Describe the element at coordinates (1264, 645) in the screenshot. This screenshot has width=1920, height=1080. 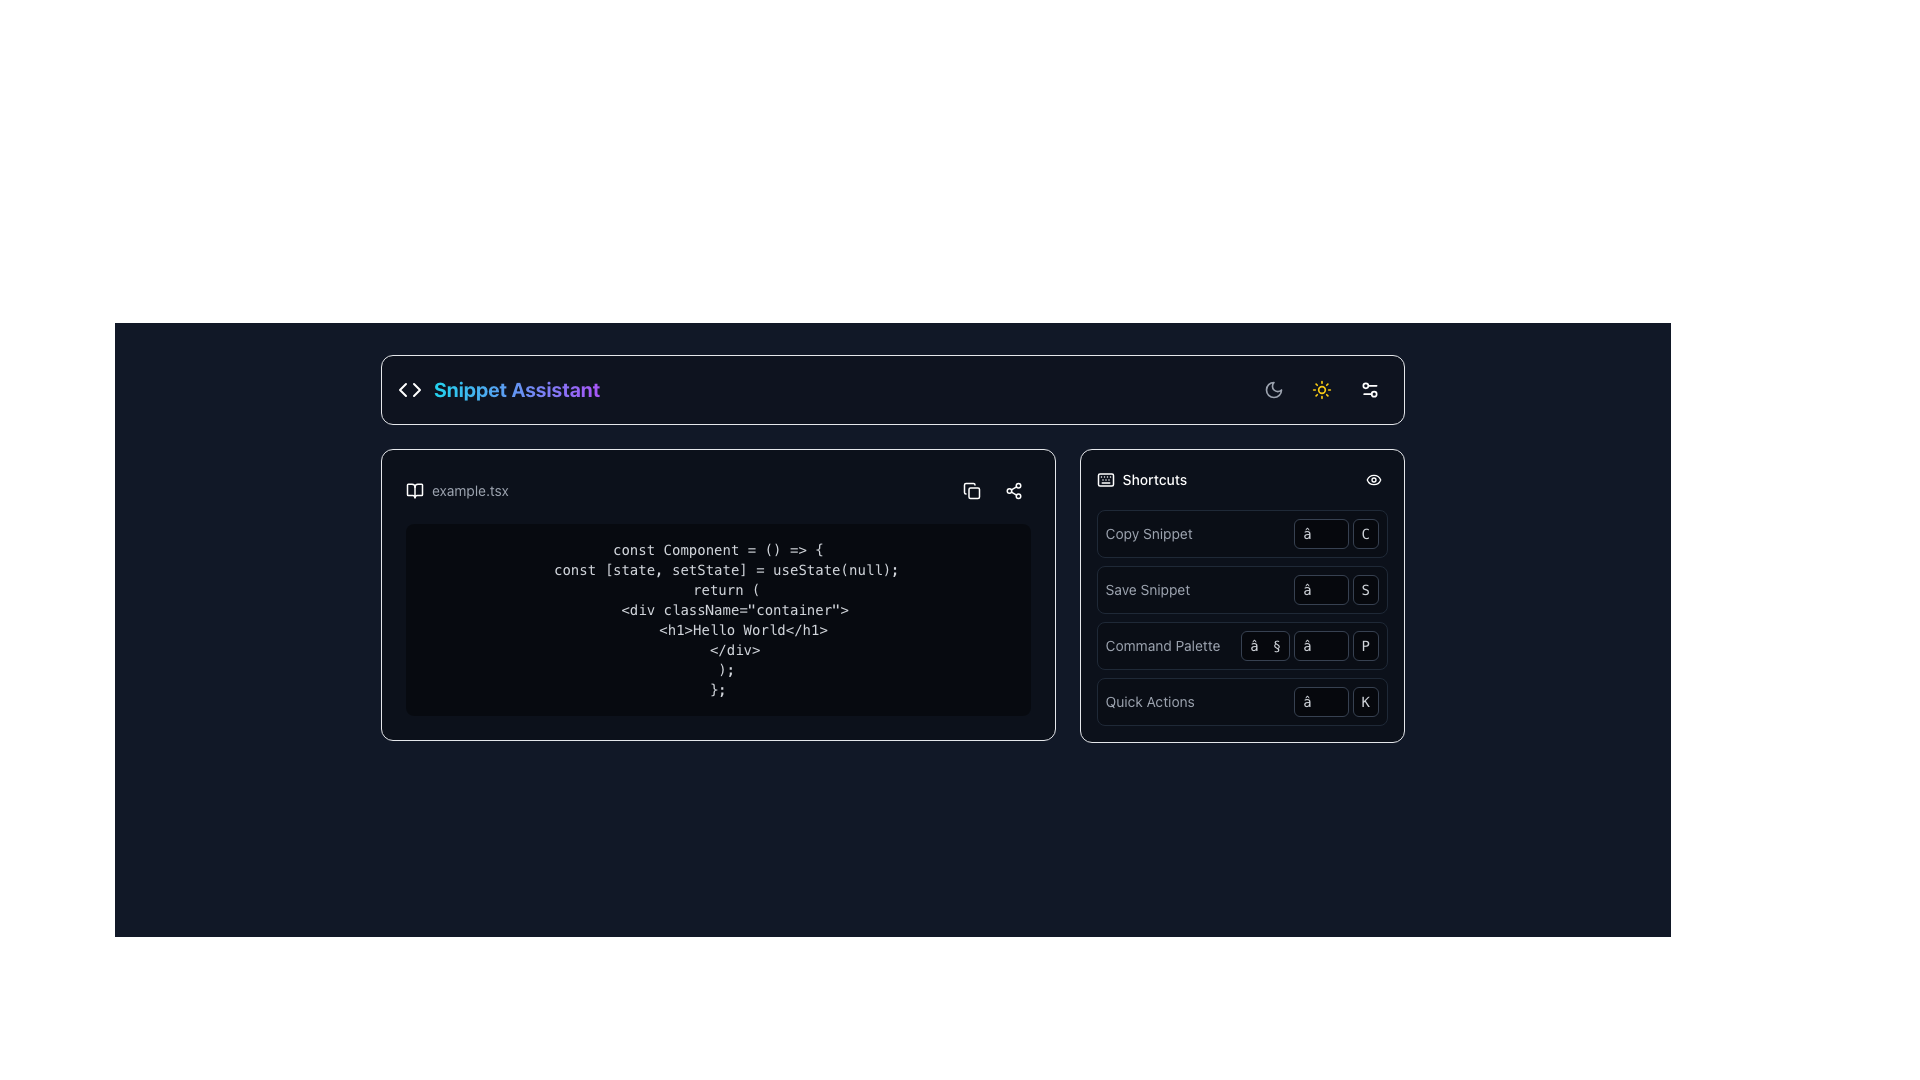
I see `the first rectangular button with a dark background and light gray text 'â§' located in the bottom-right corner of the application interface` at that location.